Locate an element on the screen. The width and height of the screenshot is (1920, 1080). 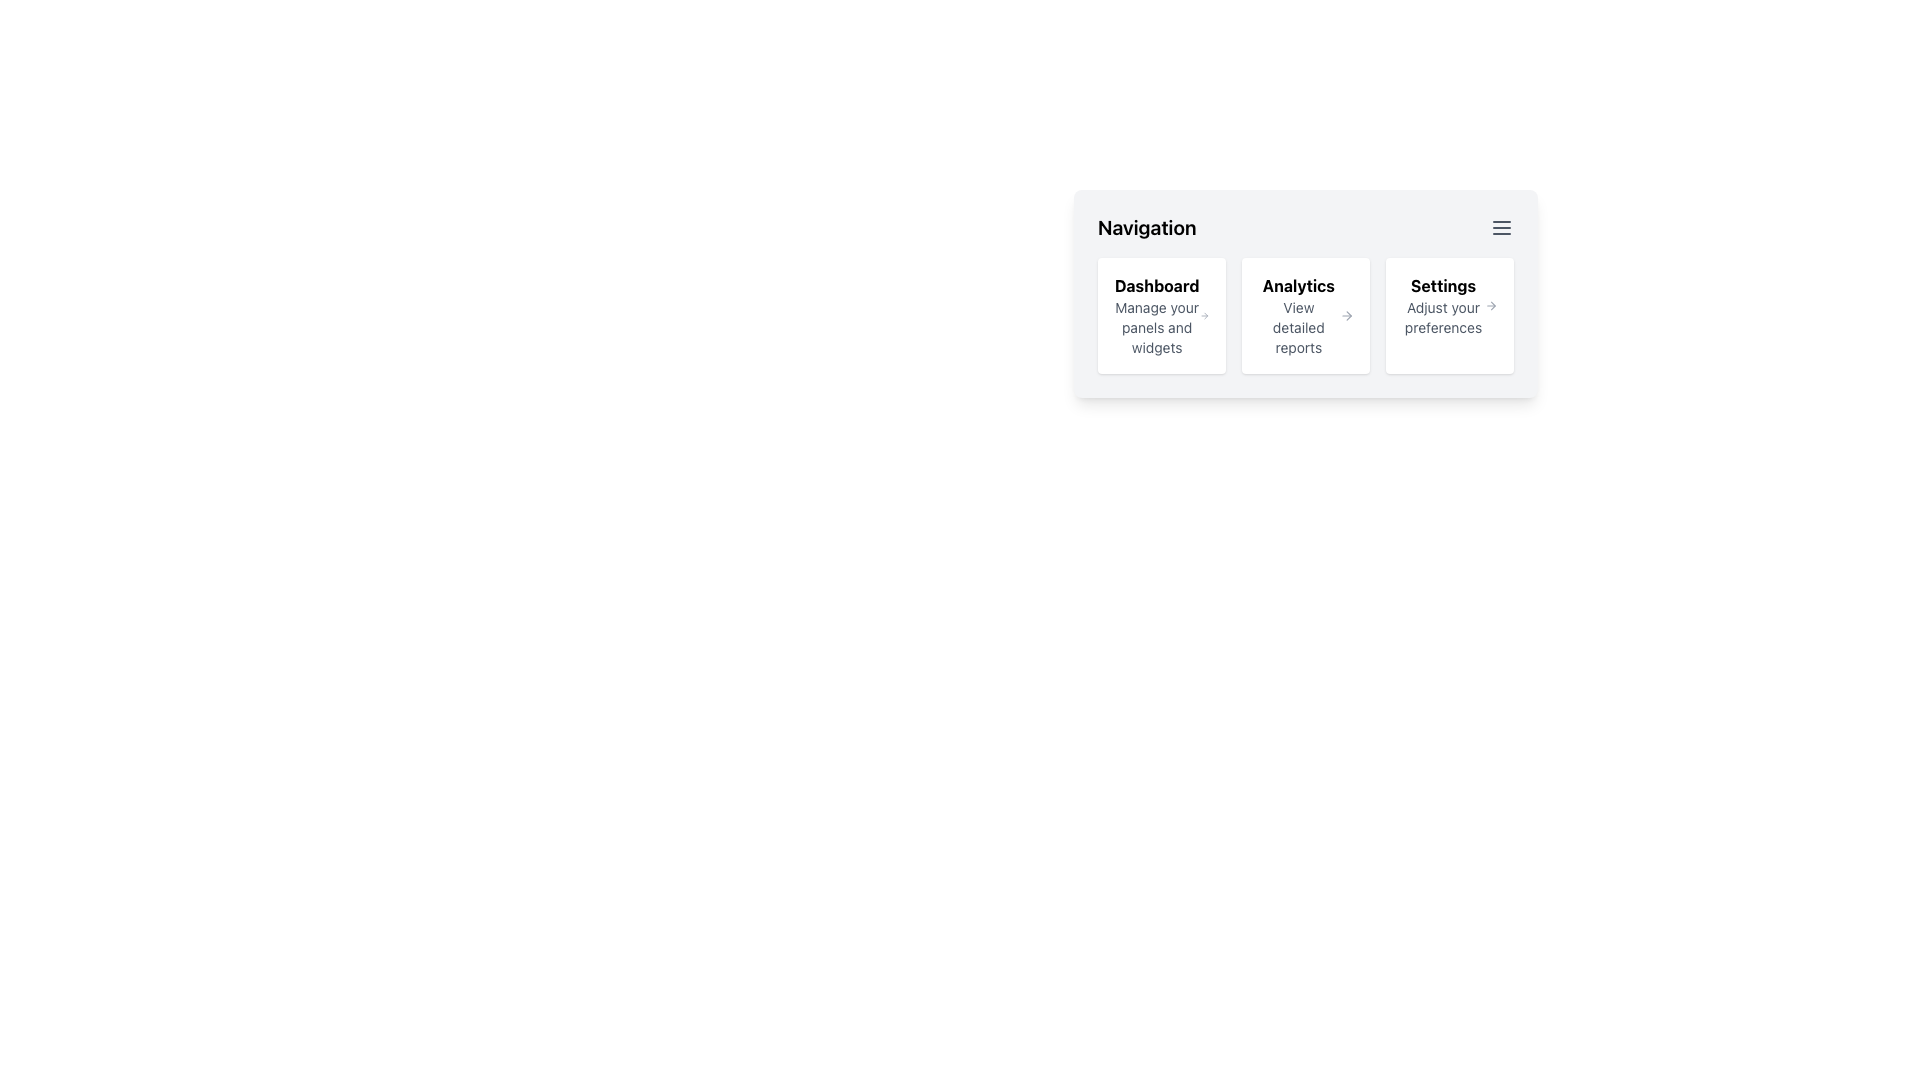
the navigation arrow icon located in the 'Analytics' section, which suggests further details related to analytics, positioned to the right of 'View detailed reports' is located at coordinates (1346, 315).